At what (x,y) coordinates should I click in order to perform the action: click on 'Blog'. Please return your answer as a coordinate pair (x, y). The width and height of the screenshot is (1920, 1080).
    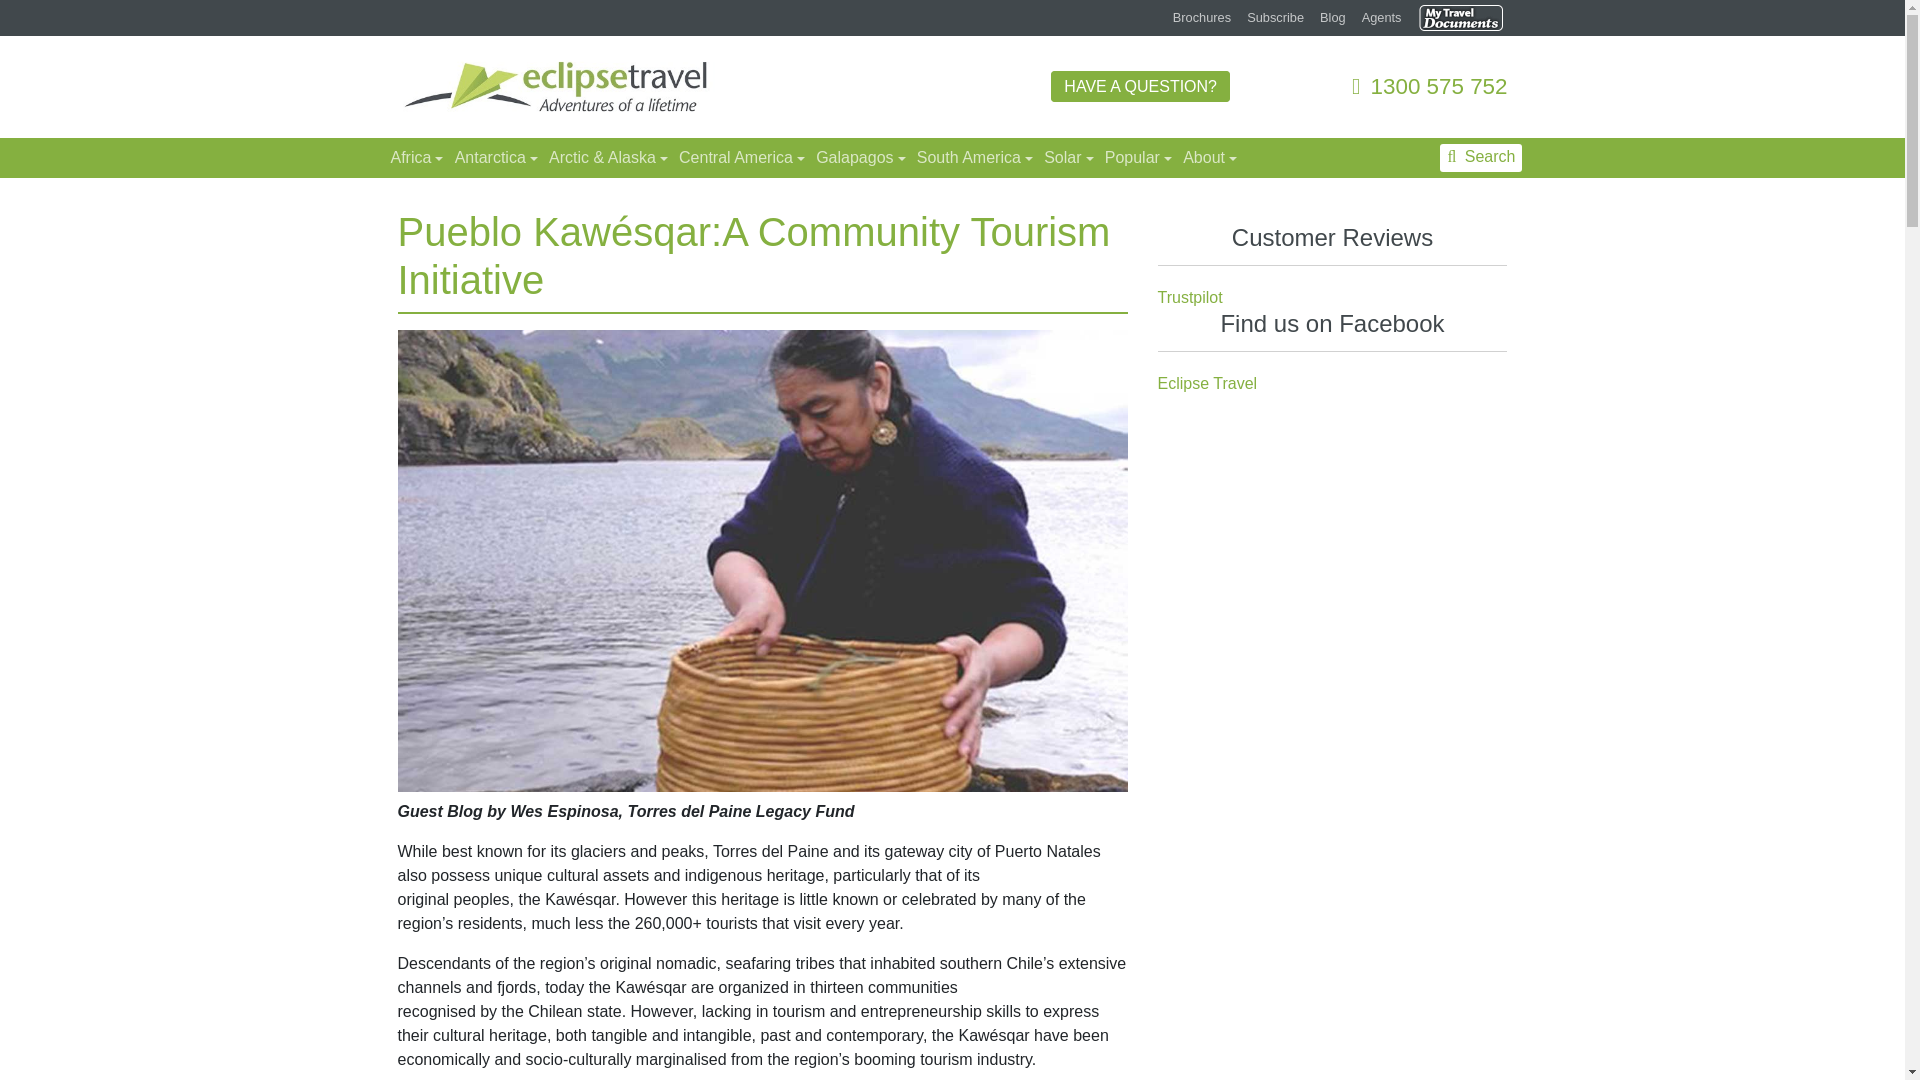
    Looking at the image, I should click on (1333, 17).